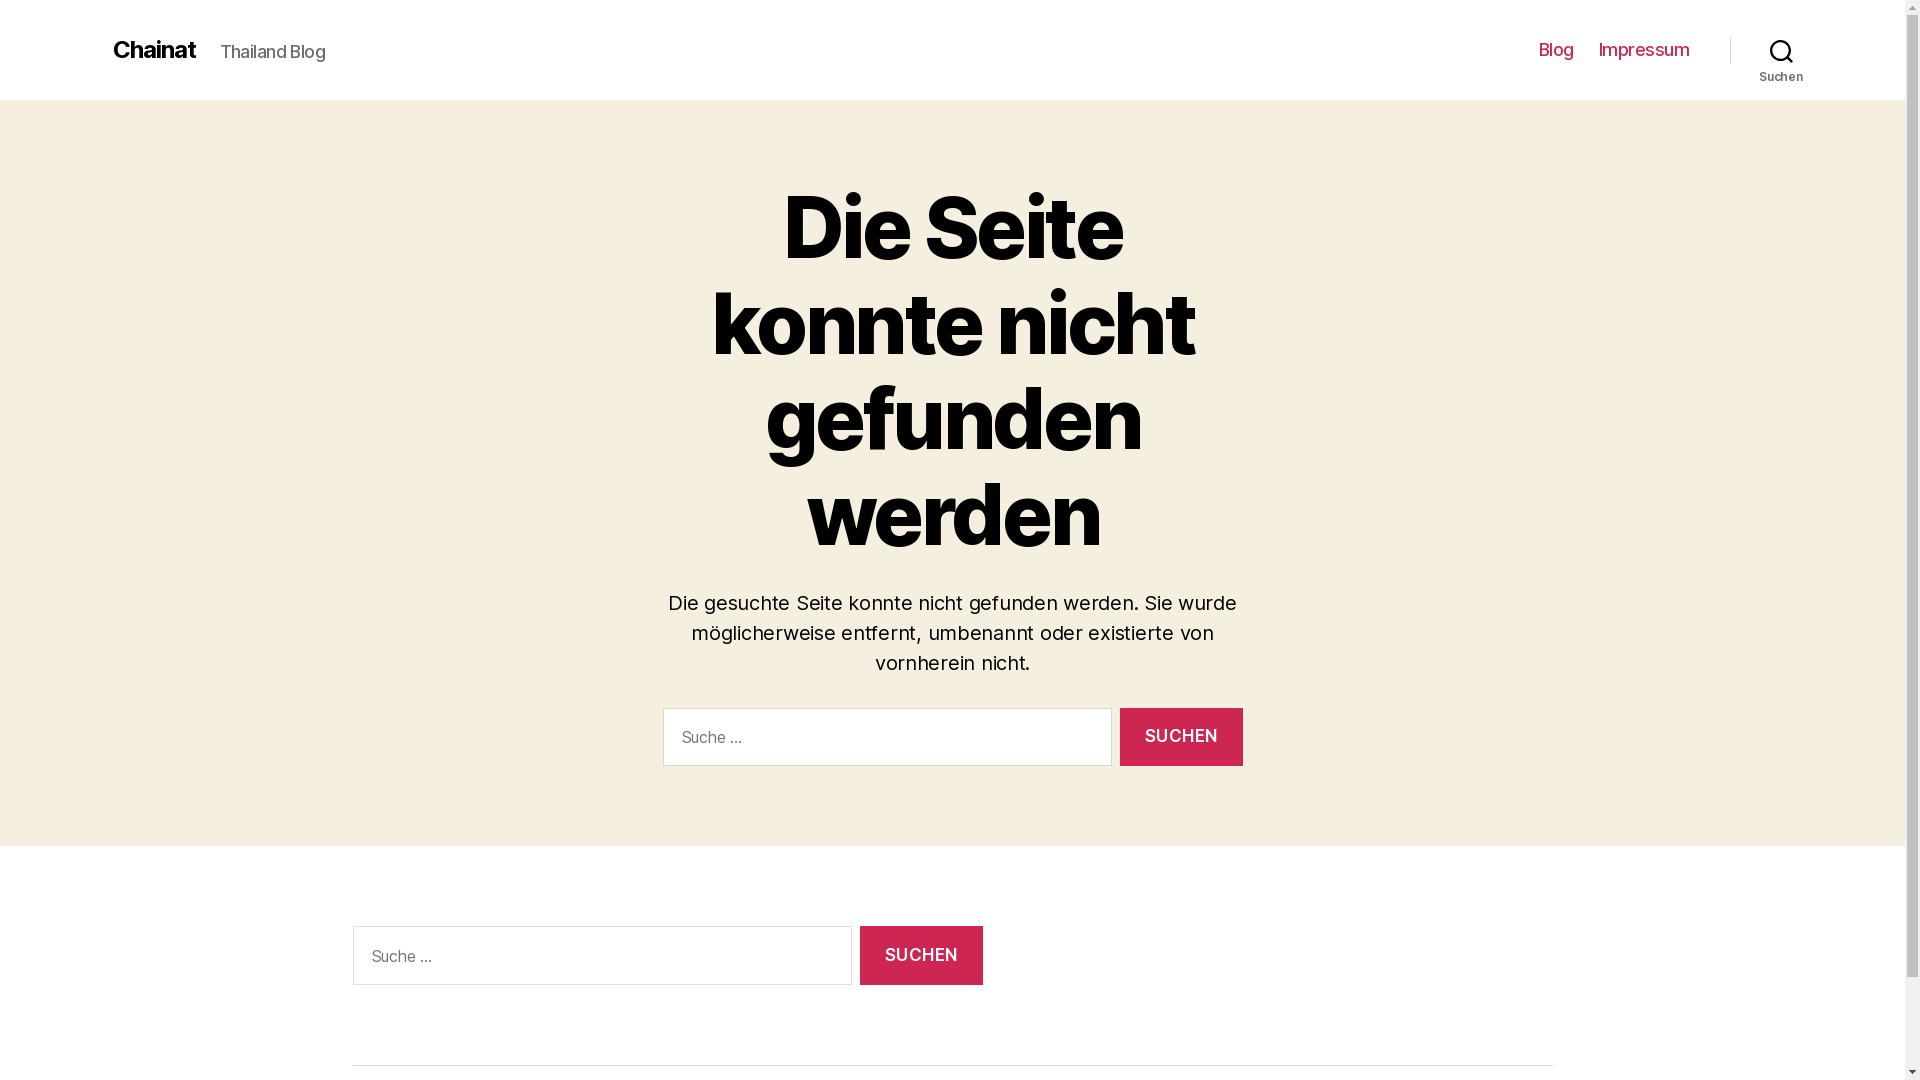 This screenshot has width=1920, height=1080. What do you see at coordinates (1781, 49) in the screenshot?
I see `'Suchen'` at bounding box center [1781, 49].